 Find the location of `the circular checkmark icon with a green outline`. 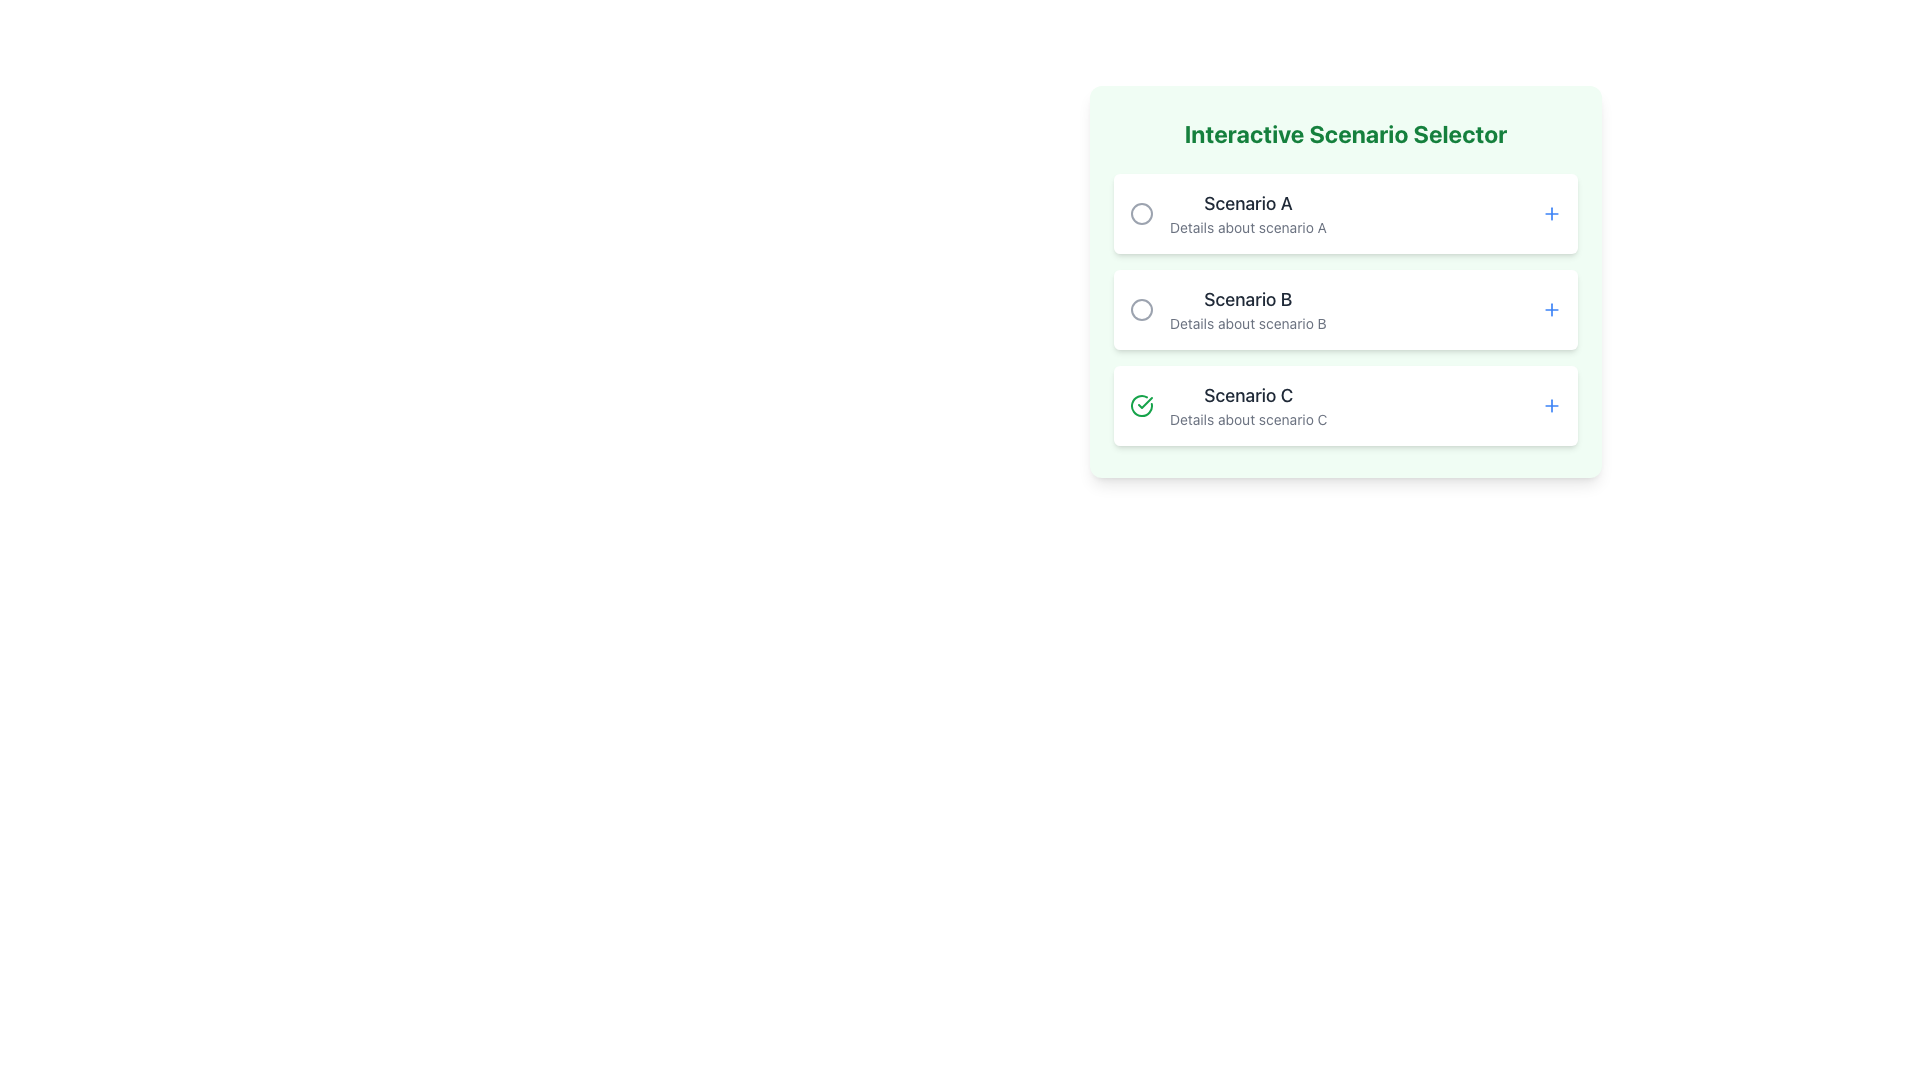

the circular checkmark icon with a green outline is located at coordinates (1142, 405).